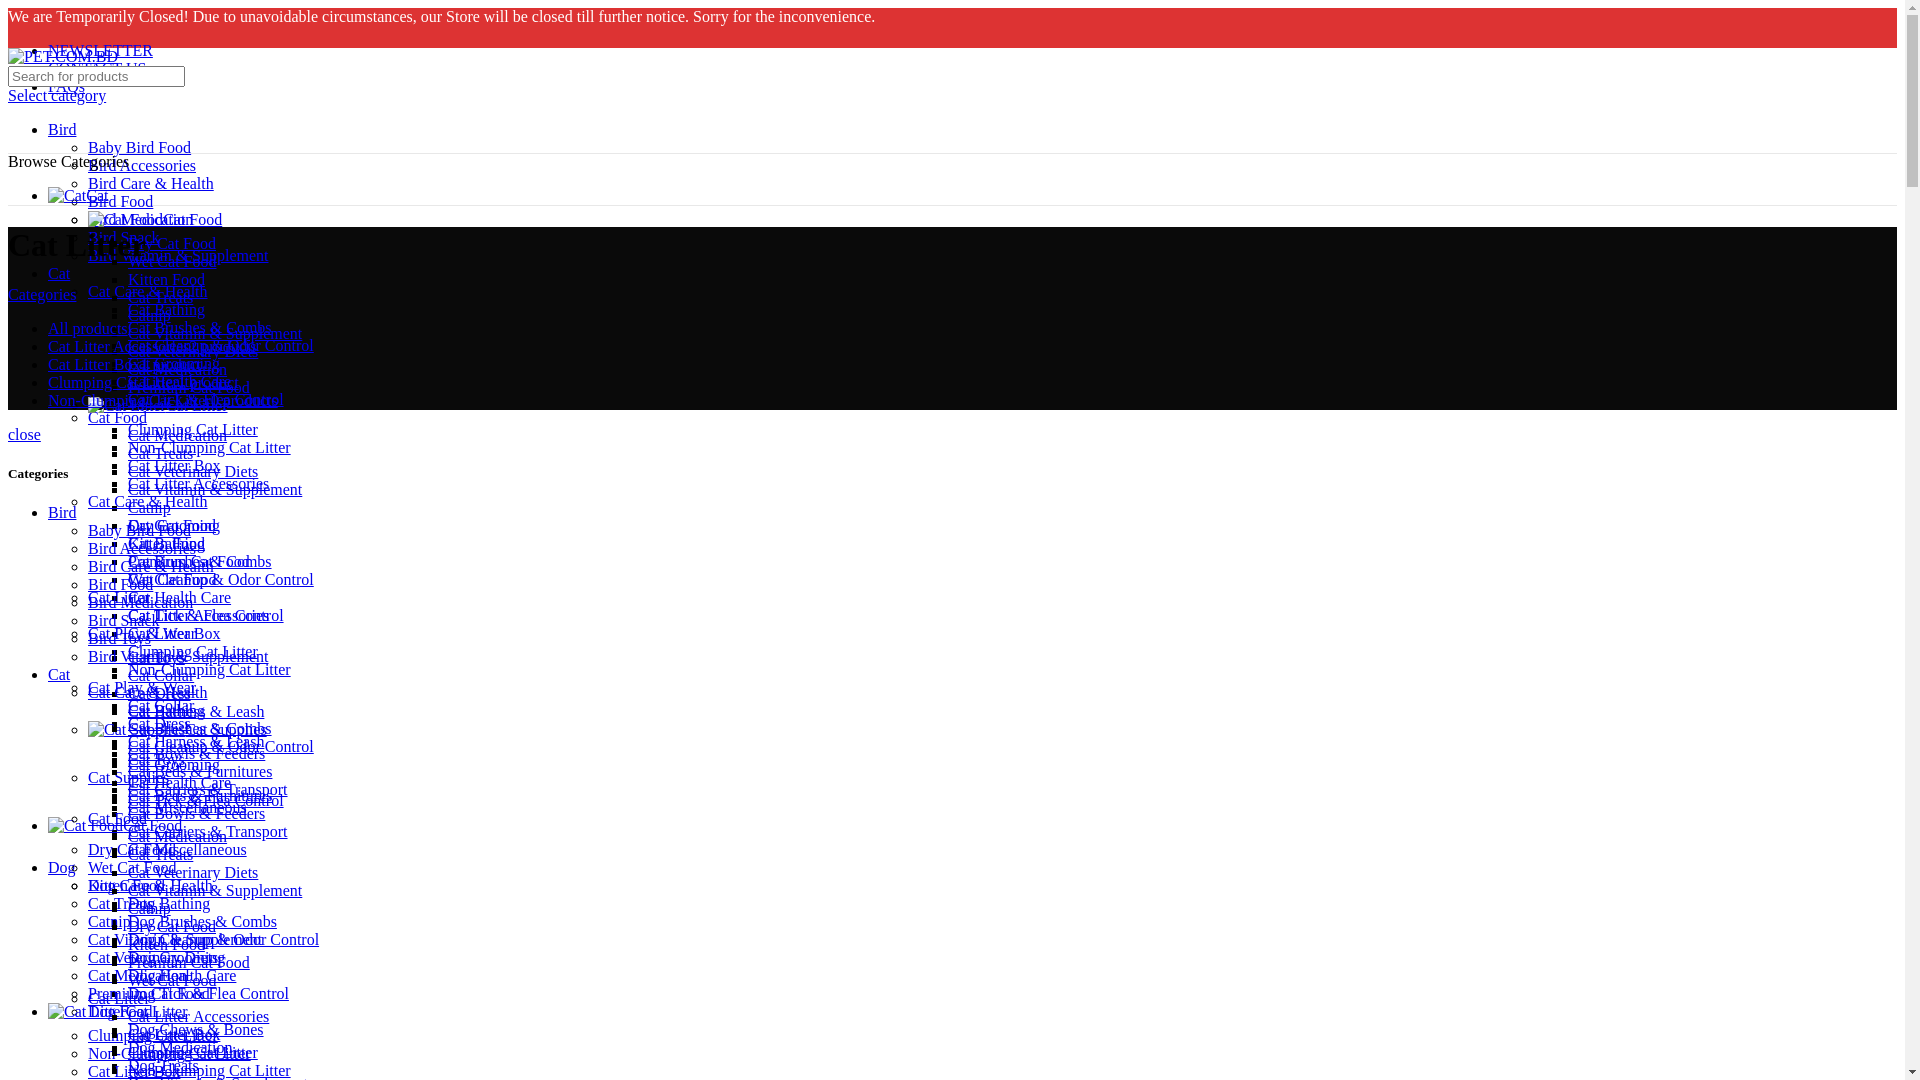  What do you see at coordinates (200, 794) in the screenshot?
I see `'Cat Beds & Furnitures'` at bounding box center [200, 794].